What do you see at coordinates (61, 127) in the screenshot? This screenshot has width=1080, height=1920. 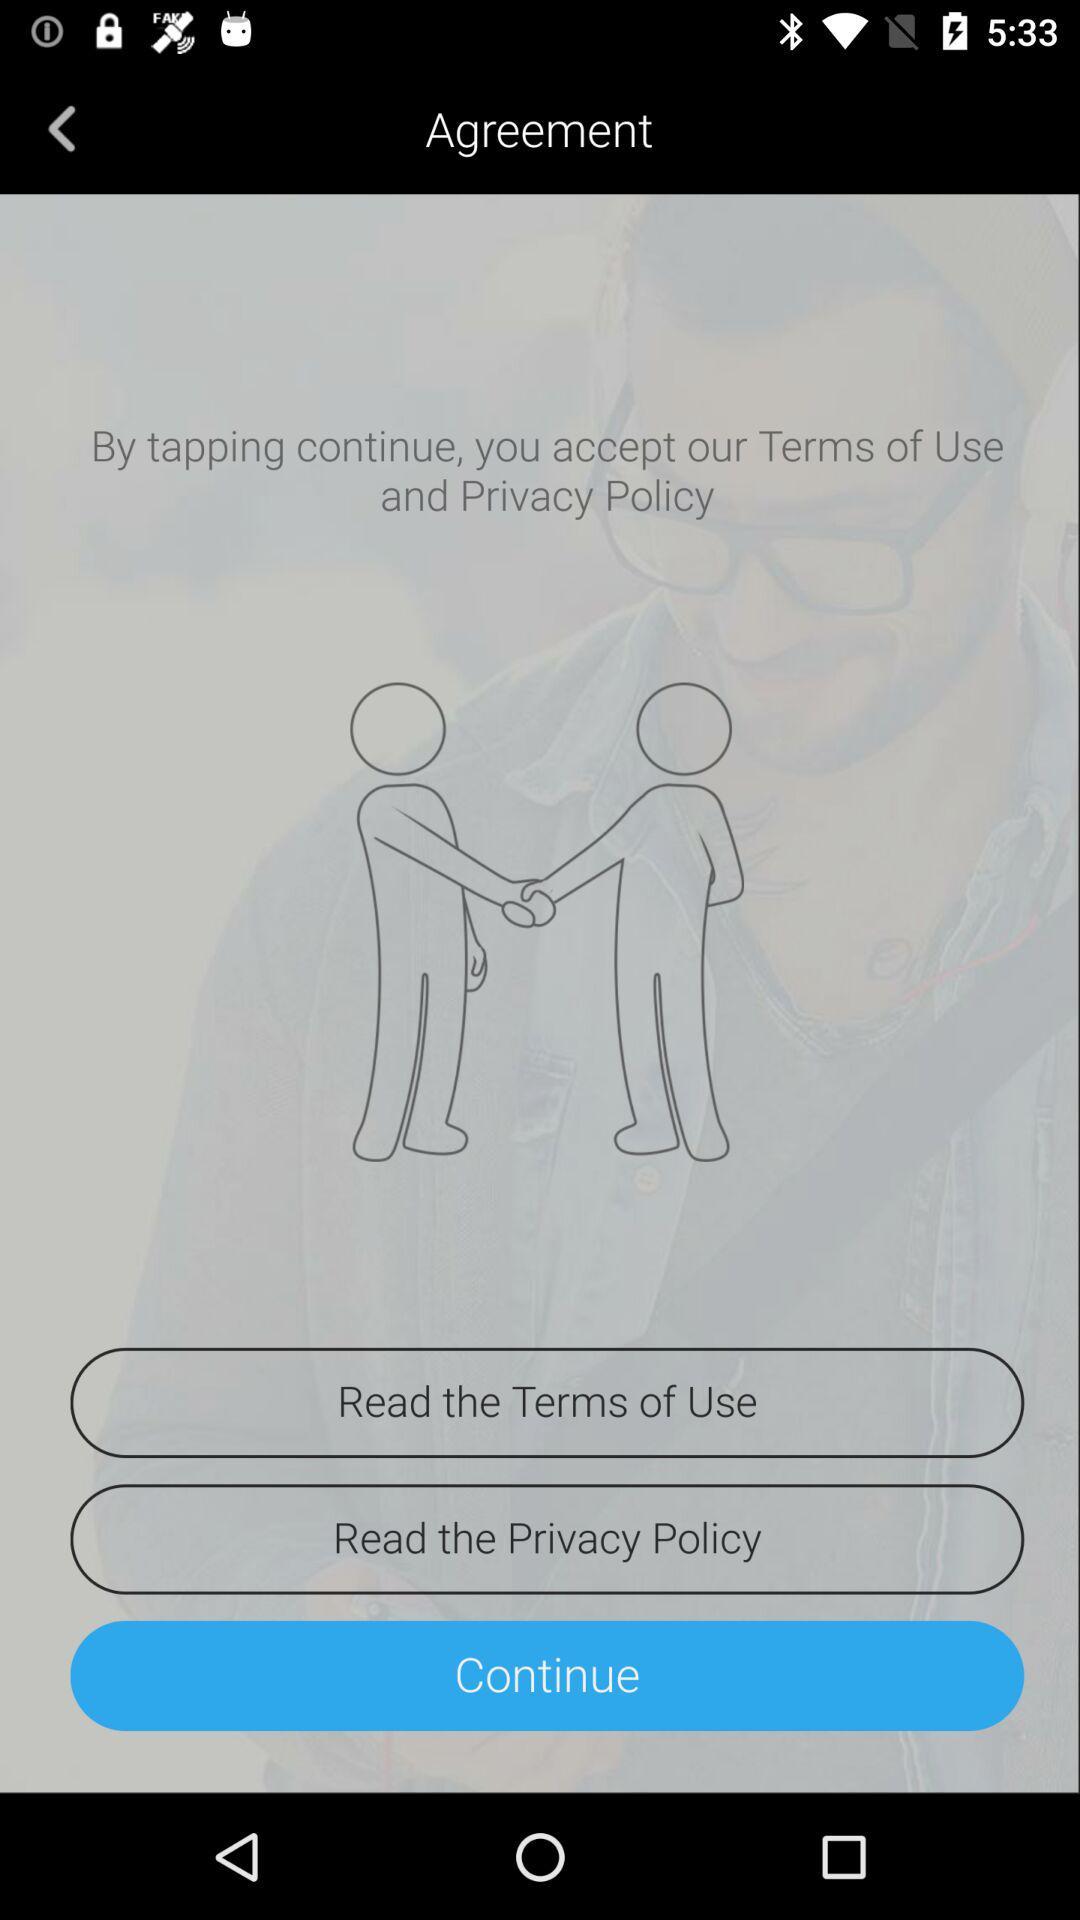 I see `the icon next to agreement item` at bounding box center [61, 127].